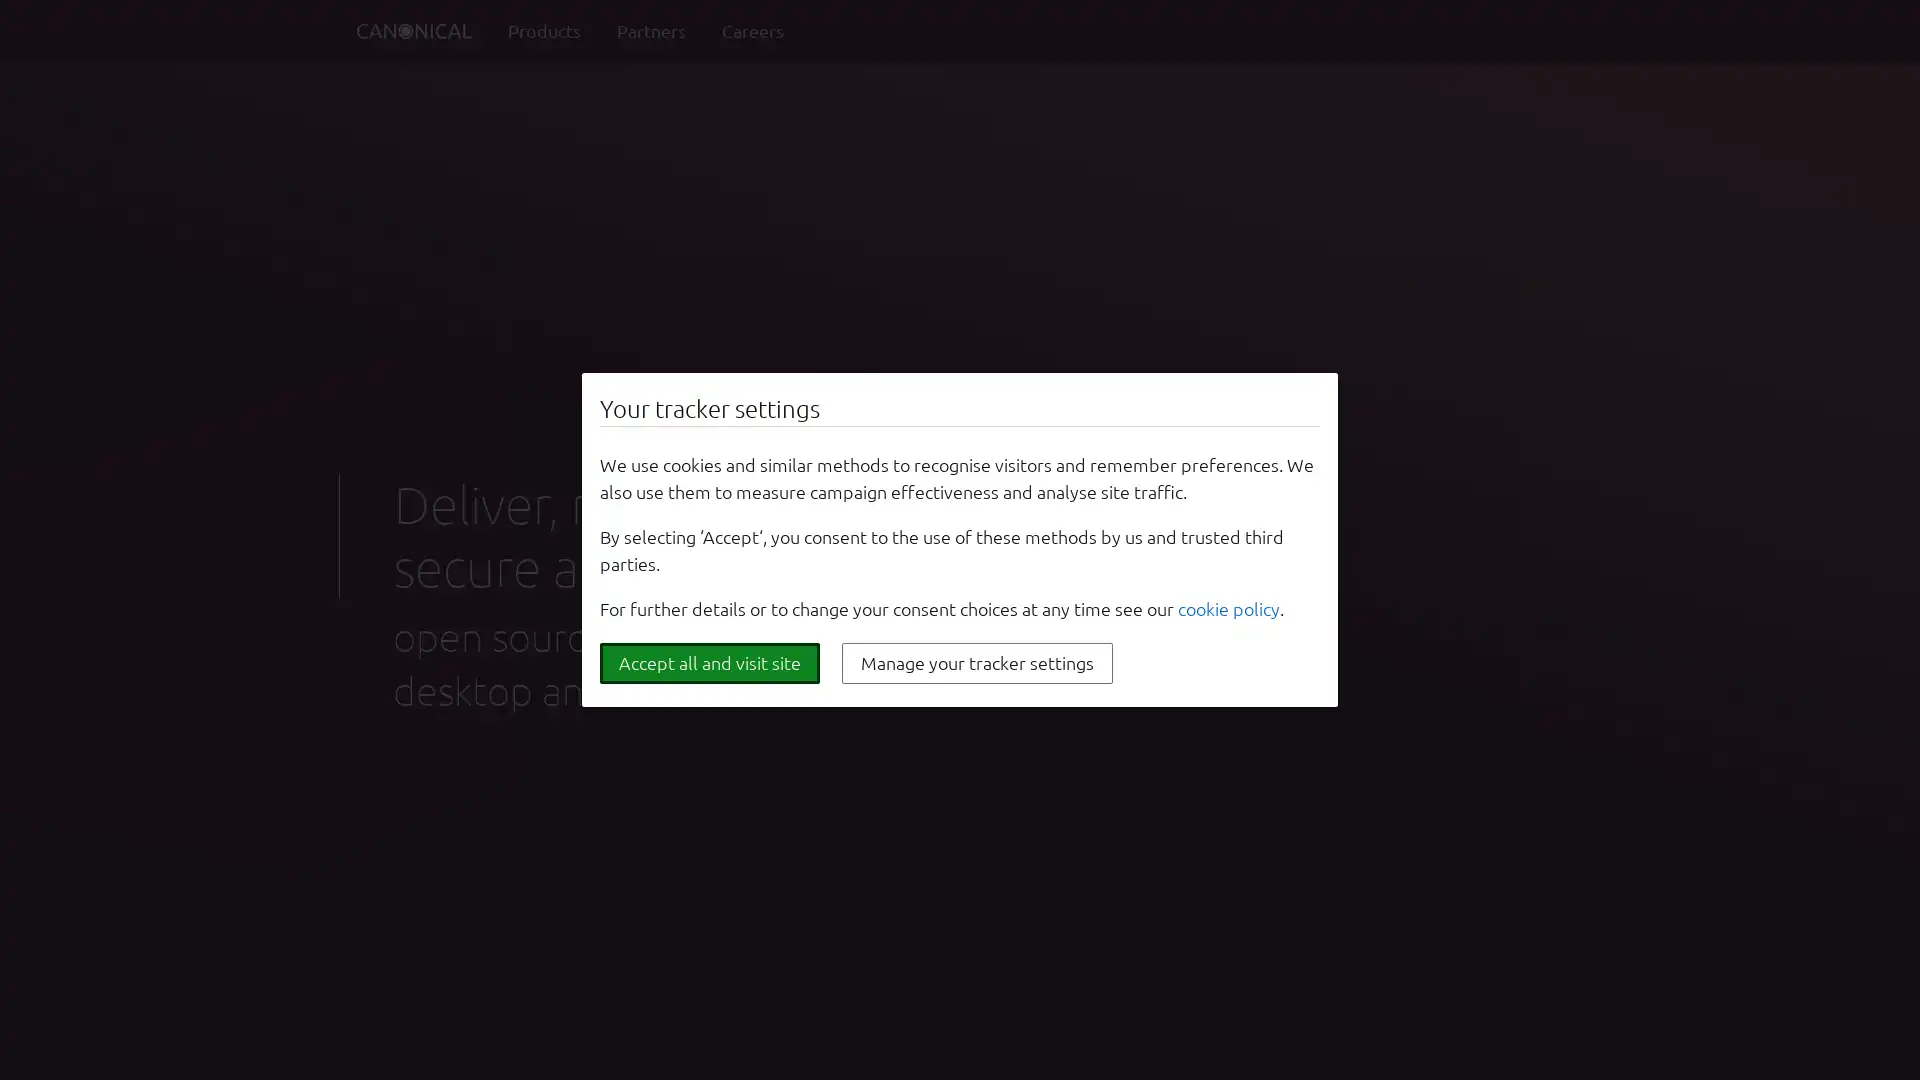 The height and width of the screenshot is (1080, 1920). What do you see at coordinates (977, 663) in the screenshot?
I see `Manage your tracker settings` at bounding box center [977, 663].